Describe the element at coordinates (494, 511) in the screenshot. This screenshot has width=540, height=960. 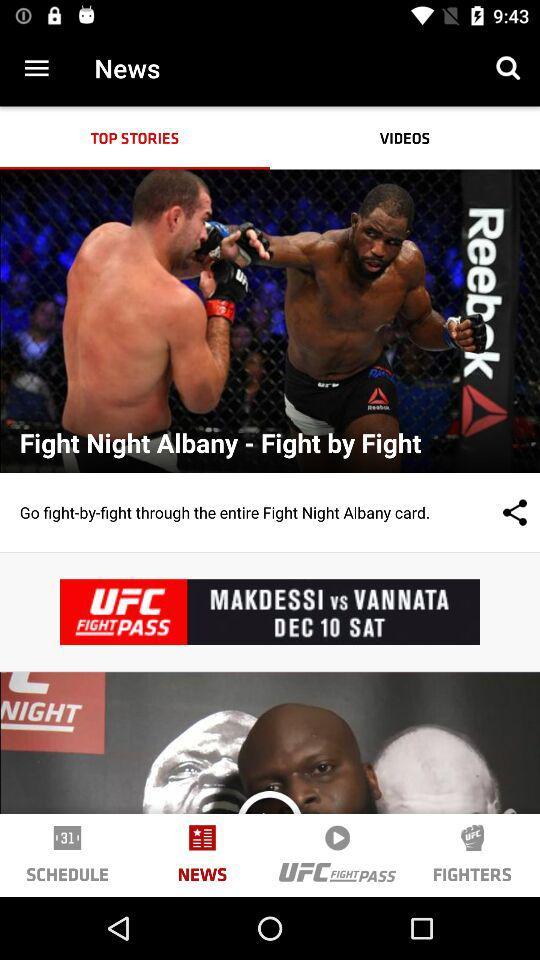
I see `the icon on the right` at that location.